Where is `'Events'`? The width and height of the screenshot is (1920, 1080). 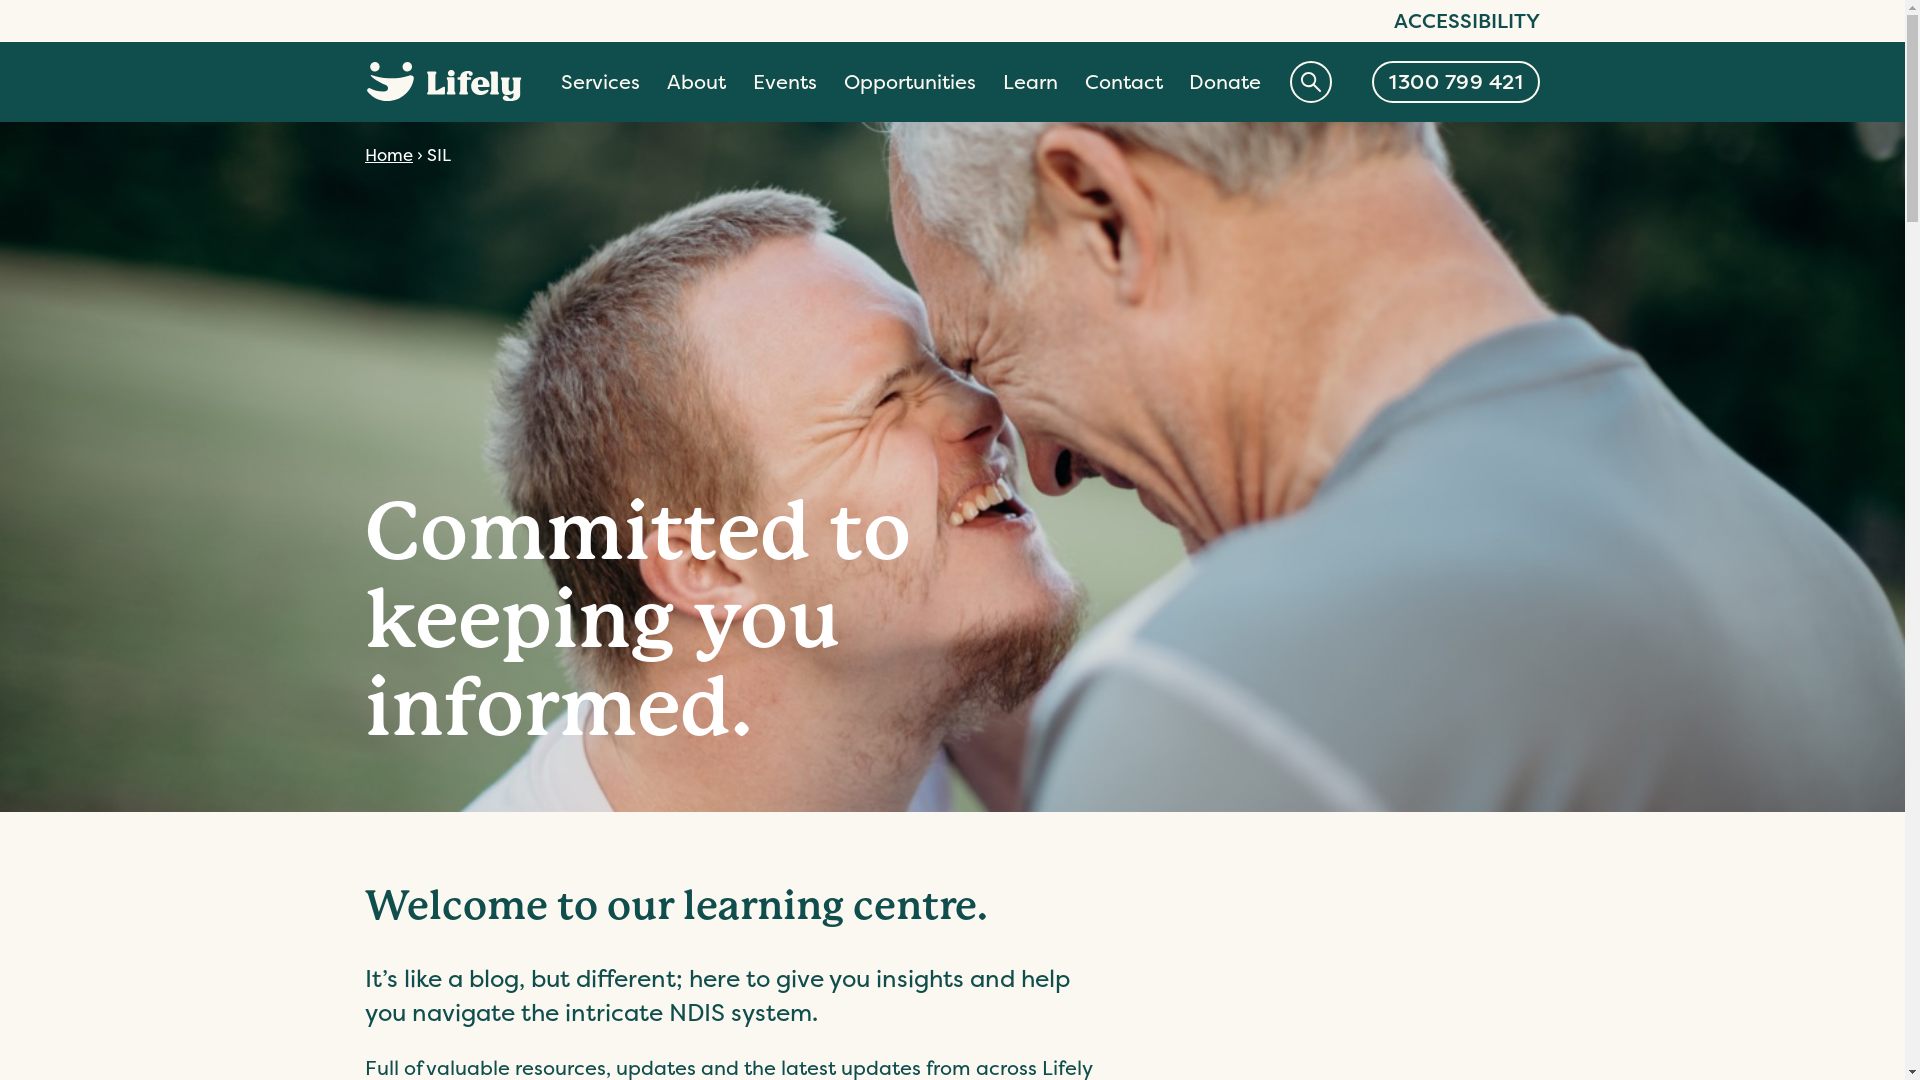
'Events' is located at coordinates (784, 82).